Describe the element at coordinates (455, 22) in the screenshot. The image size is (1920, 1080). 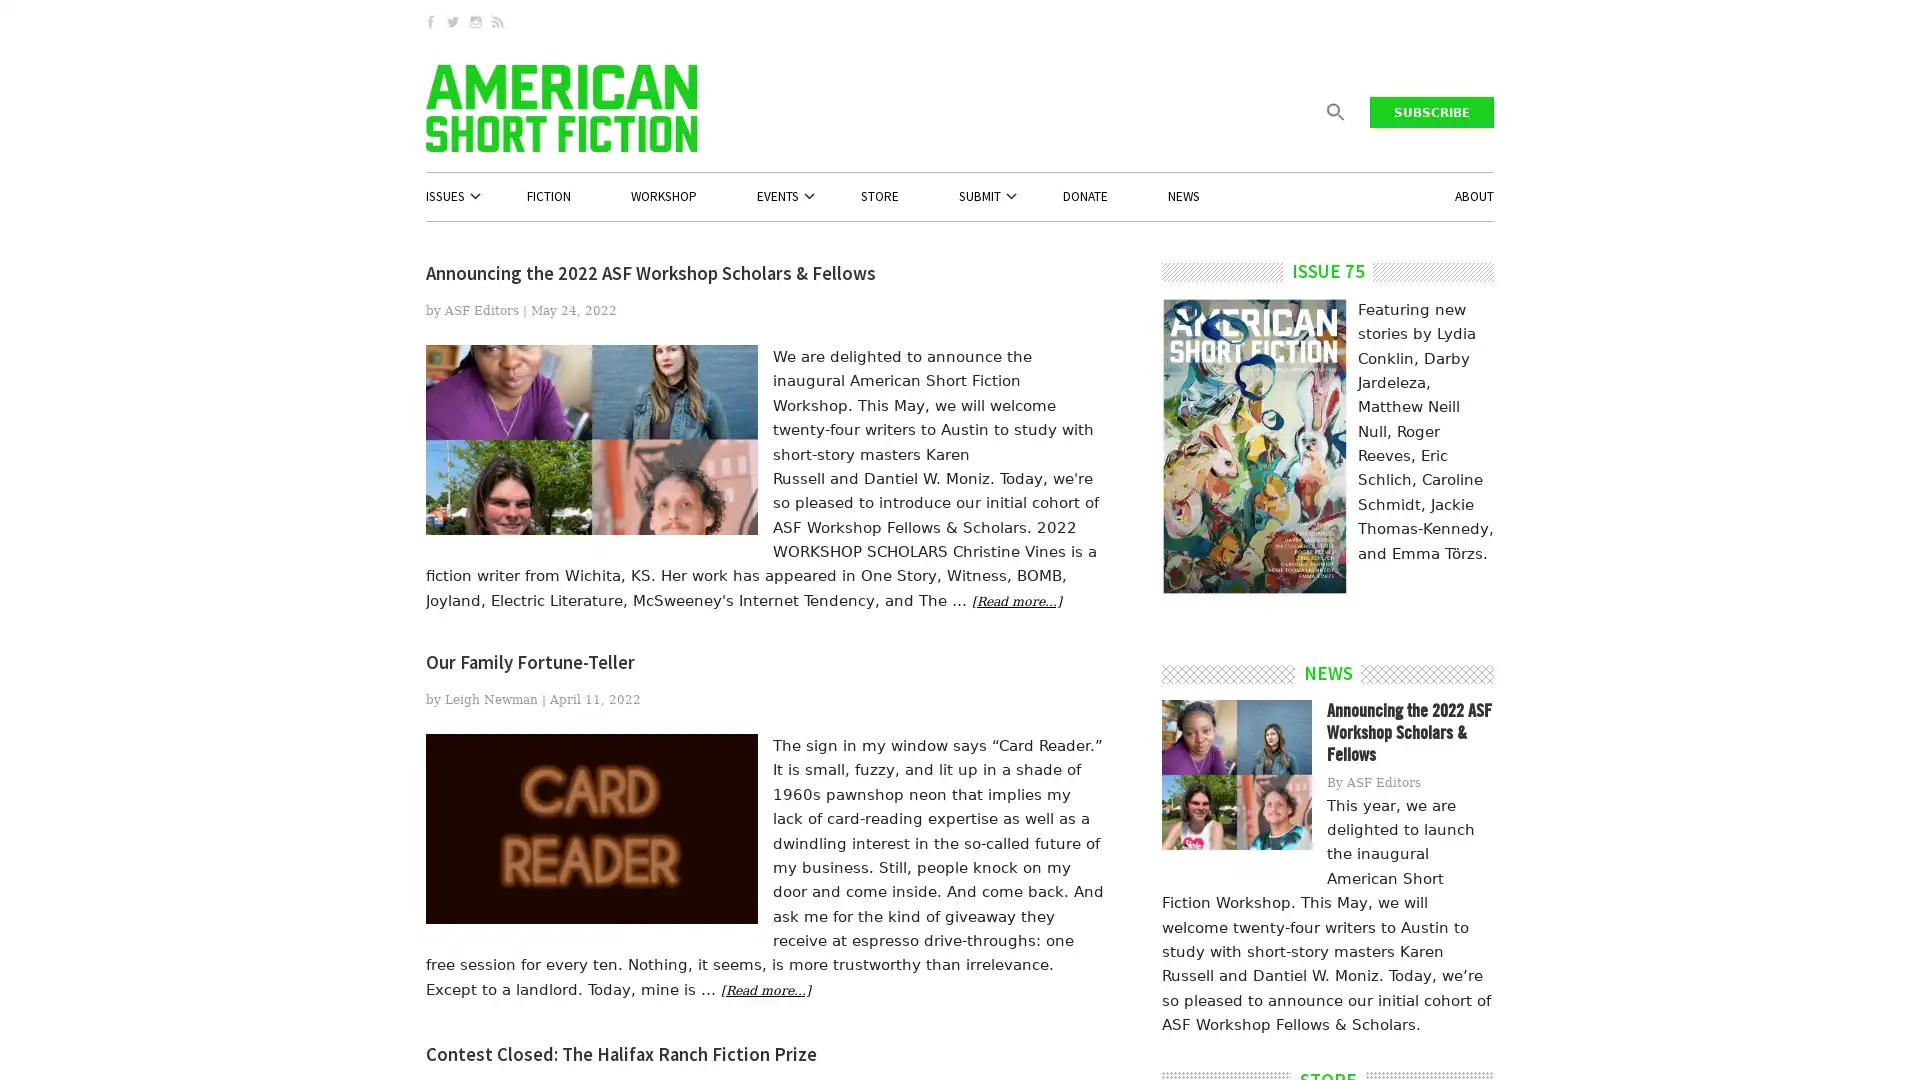
I see `twitter` at that location.